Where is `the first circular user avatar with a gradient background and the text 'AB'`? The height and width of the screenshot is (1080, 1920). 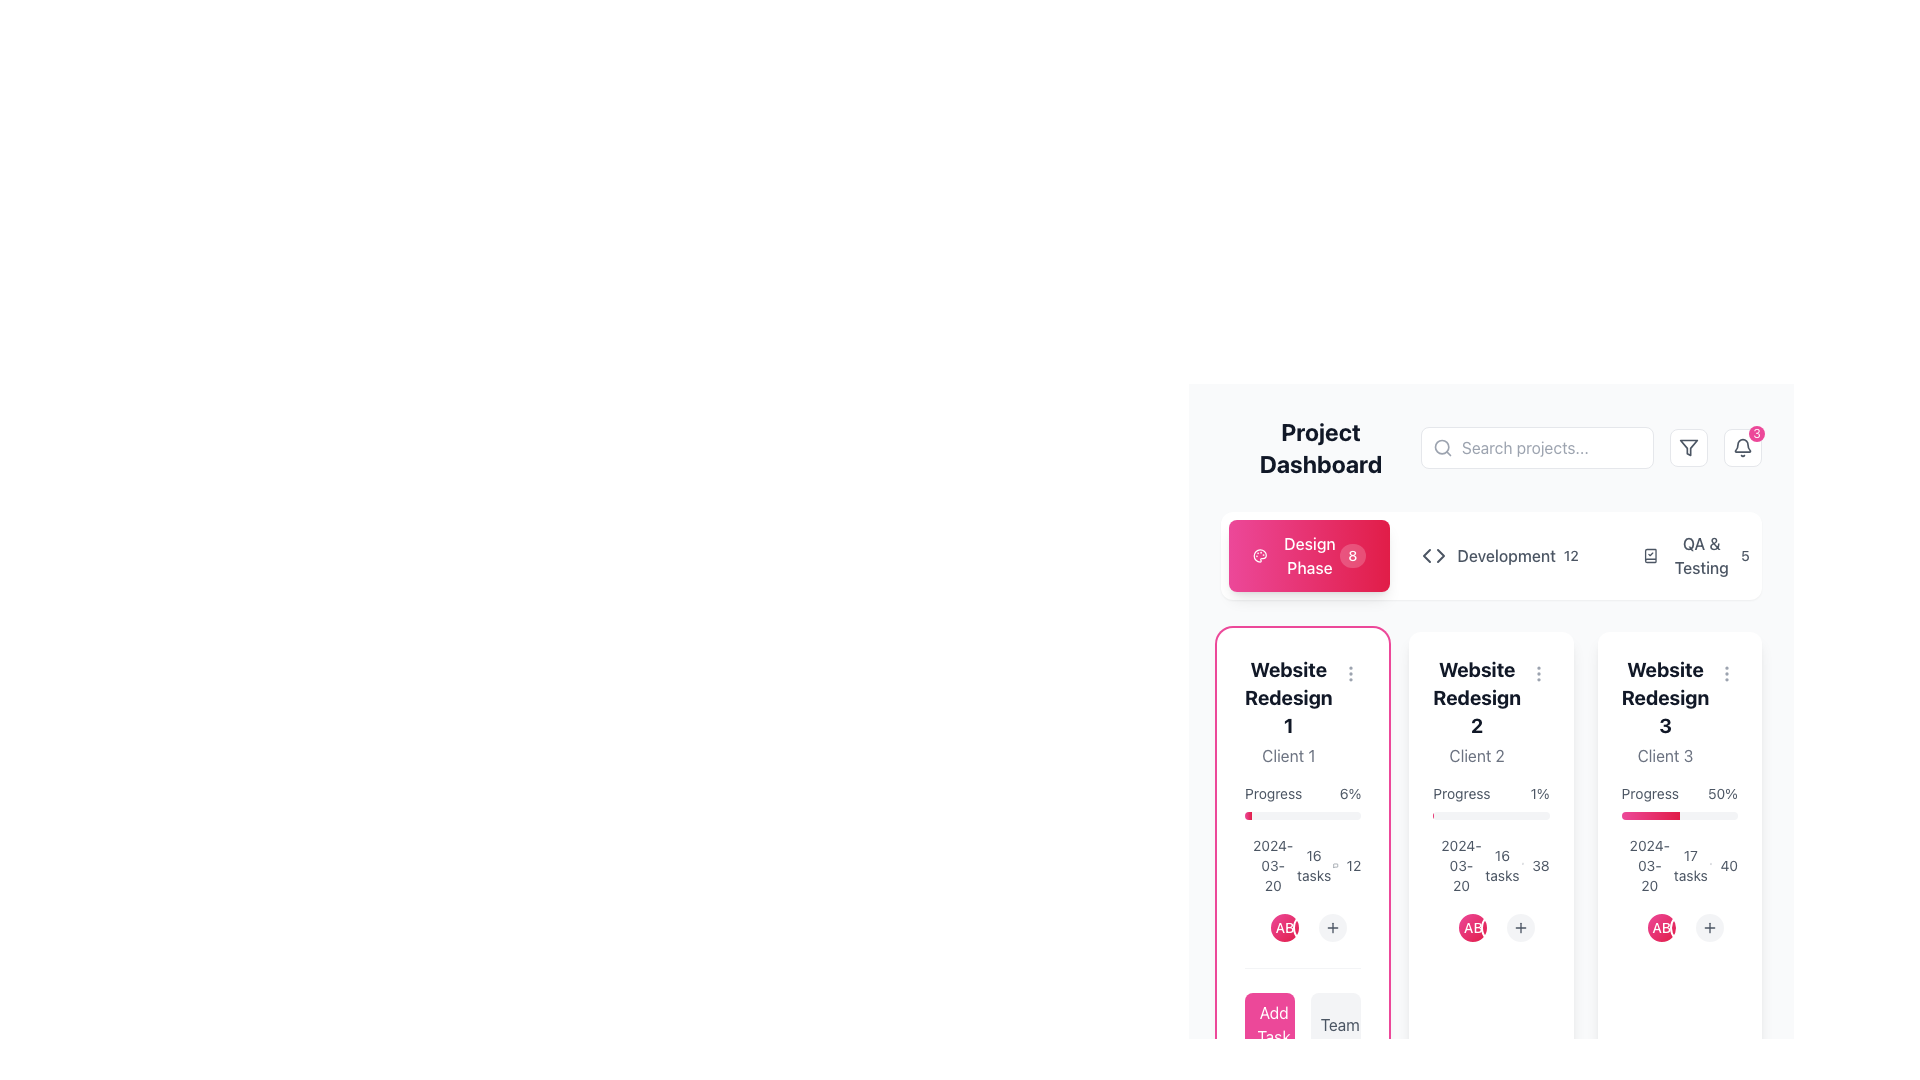 the first circular user avatar with a gradient background and the text 'AB' is located at coordinates (1637, 928).